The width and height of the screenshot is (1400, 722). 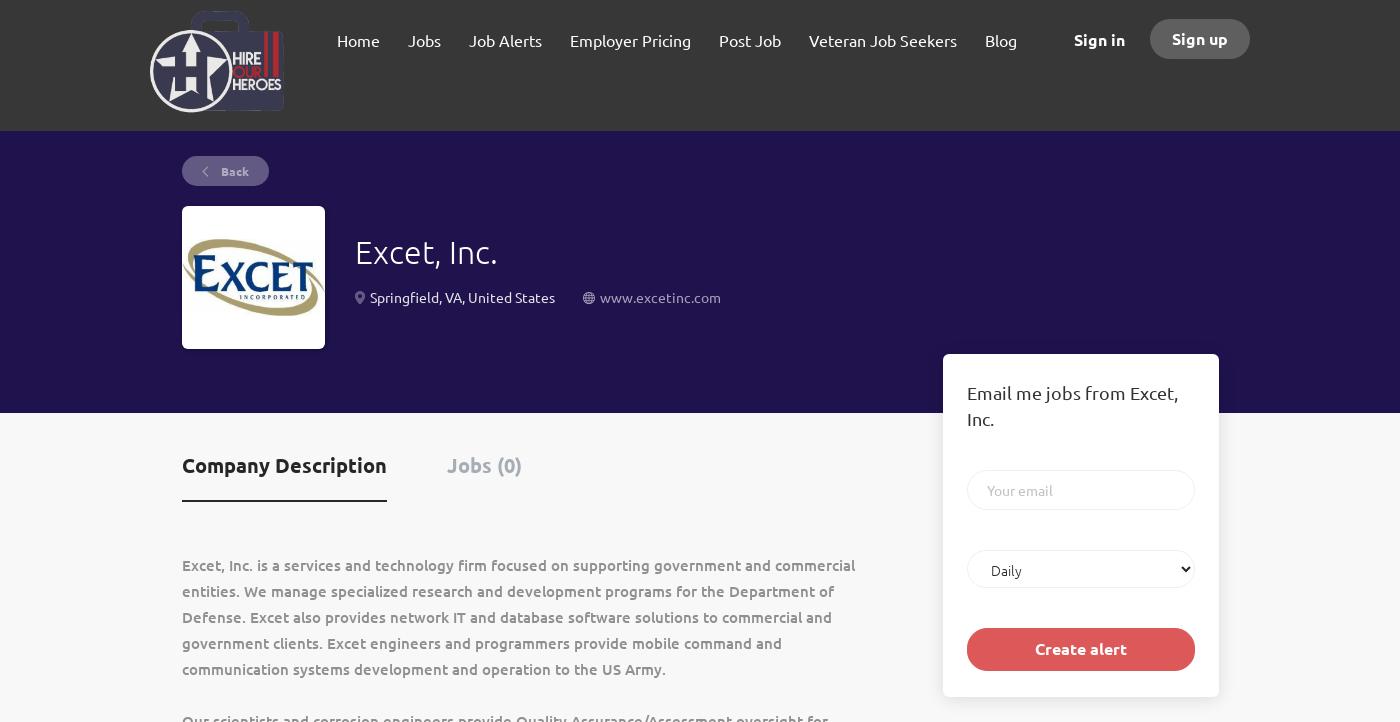 What do you see at coordinates (482, 463) in the screenshot?
I see `'Jobs (0)'` at bounding box center [482, 463].